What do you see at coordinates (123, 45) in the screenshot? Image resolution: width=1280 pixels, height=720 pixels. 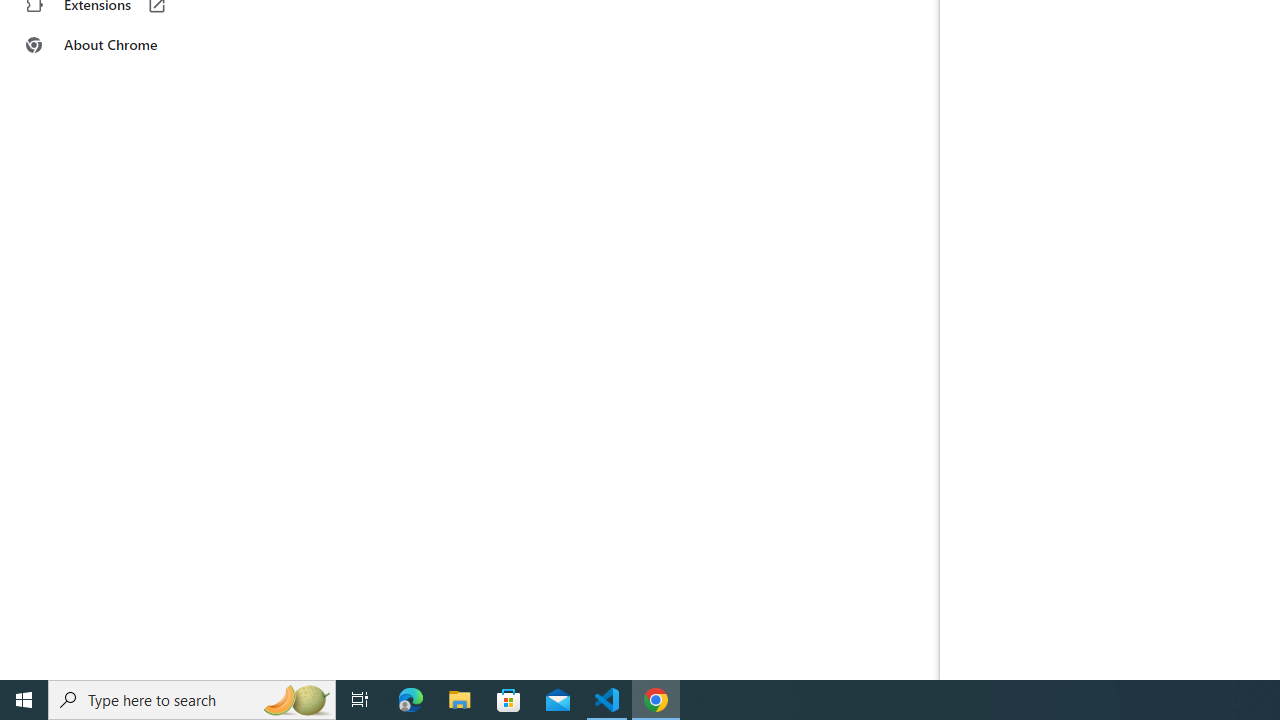 I see `'About Chrome'` at bounding box center [123, 45].